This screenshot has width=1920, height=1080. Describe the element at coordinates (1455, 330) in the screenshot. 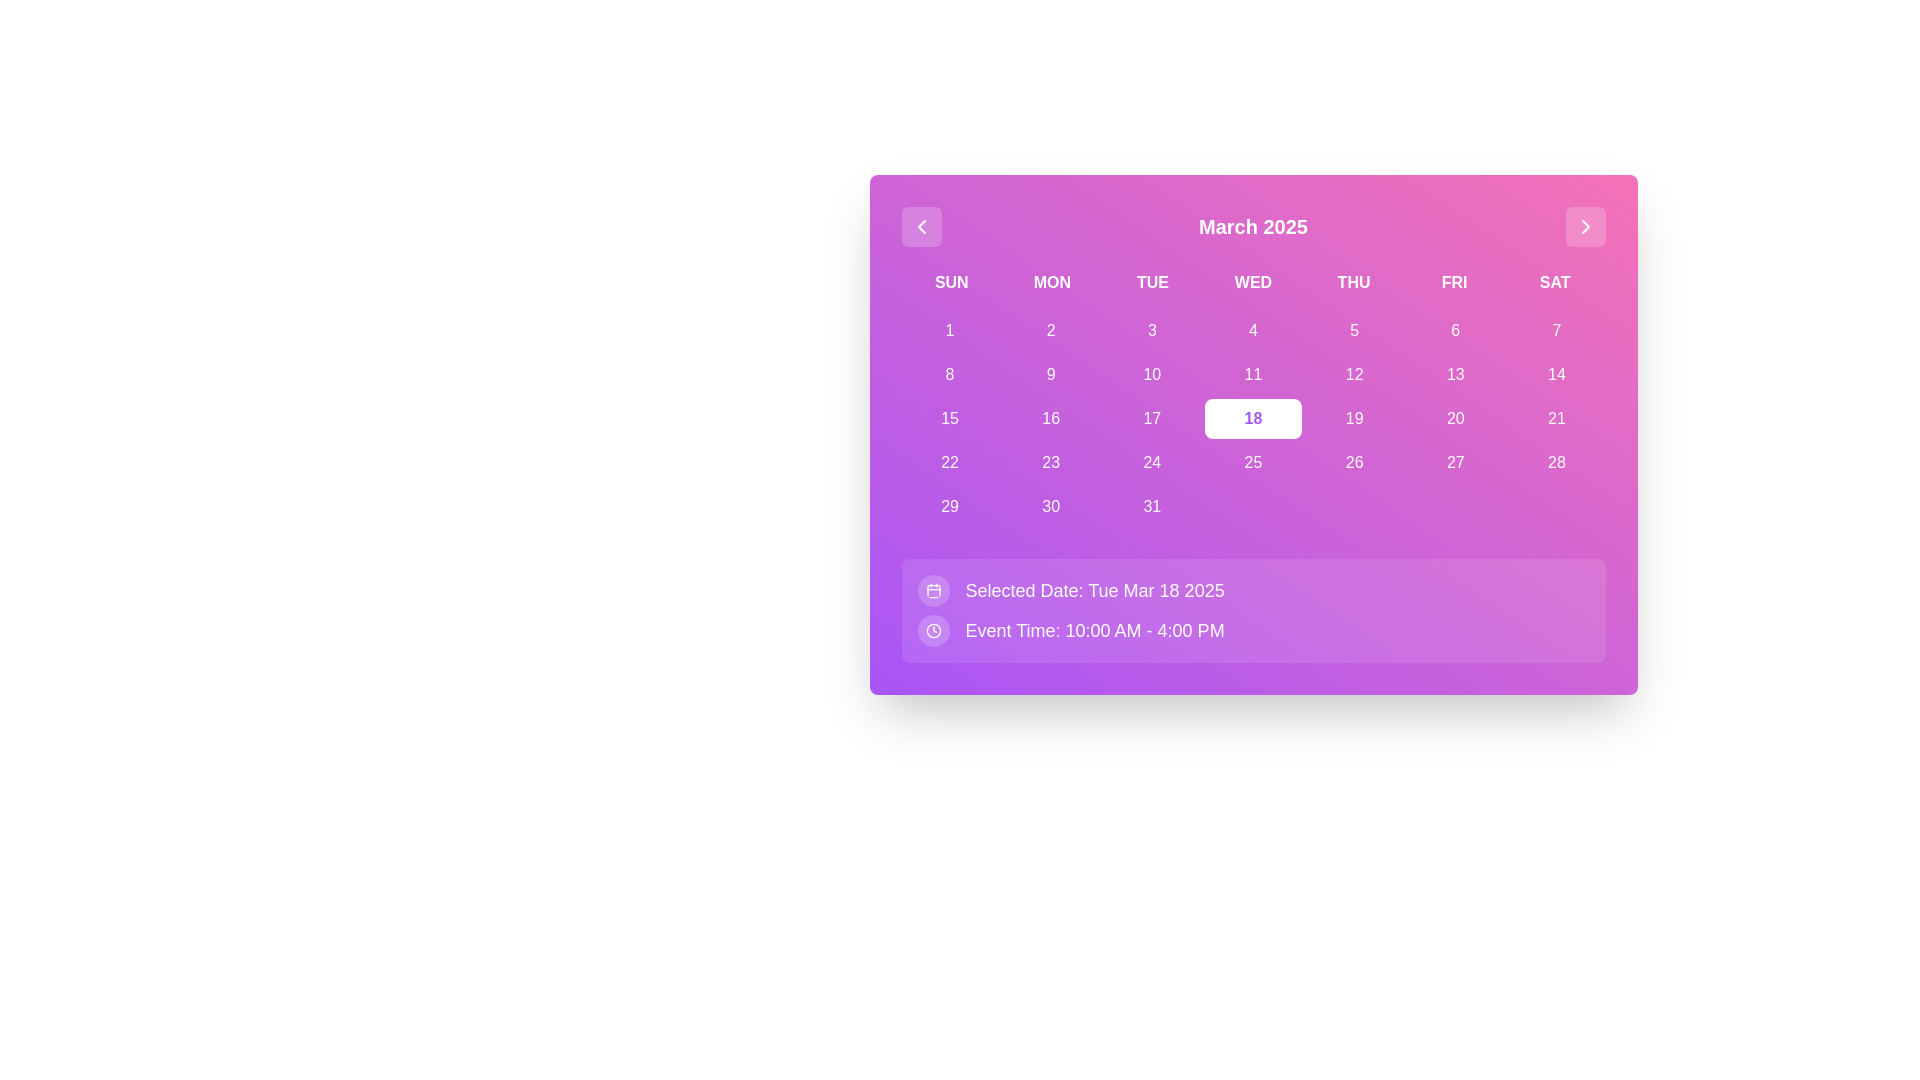

I see `the rounded button labeled '6' with a purple background in the calendar grid` at that location.